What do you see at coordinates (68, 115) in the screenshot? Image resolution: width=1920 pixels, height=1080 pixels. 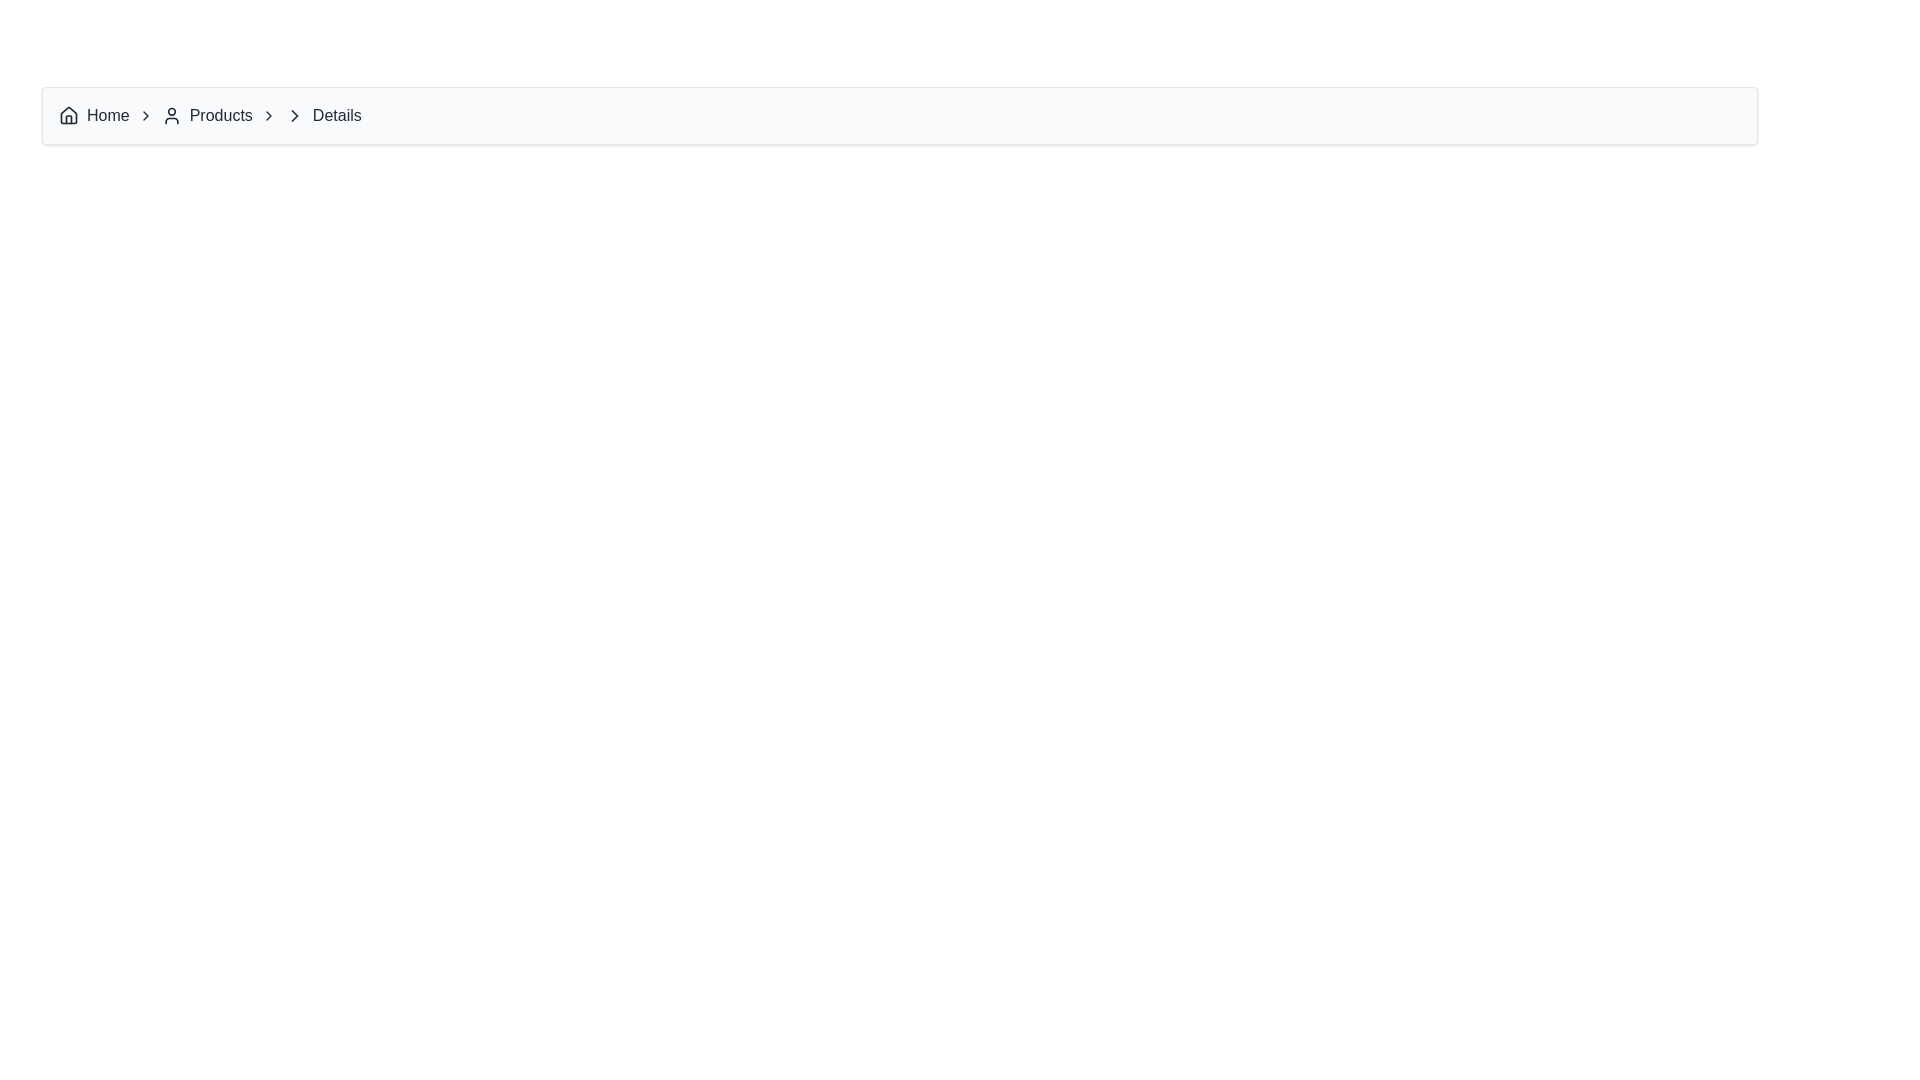 I see `the 'Home' icon element, which is a house icon serving as a visual indicator for navigating to the home page` at bounding box center [68, 115].